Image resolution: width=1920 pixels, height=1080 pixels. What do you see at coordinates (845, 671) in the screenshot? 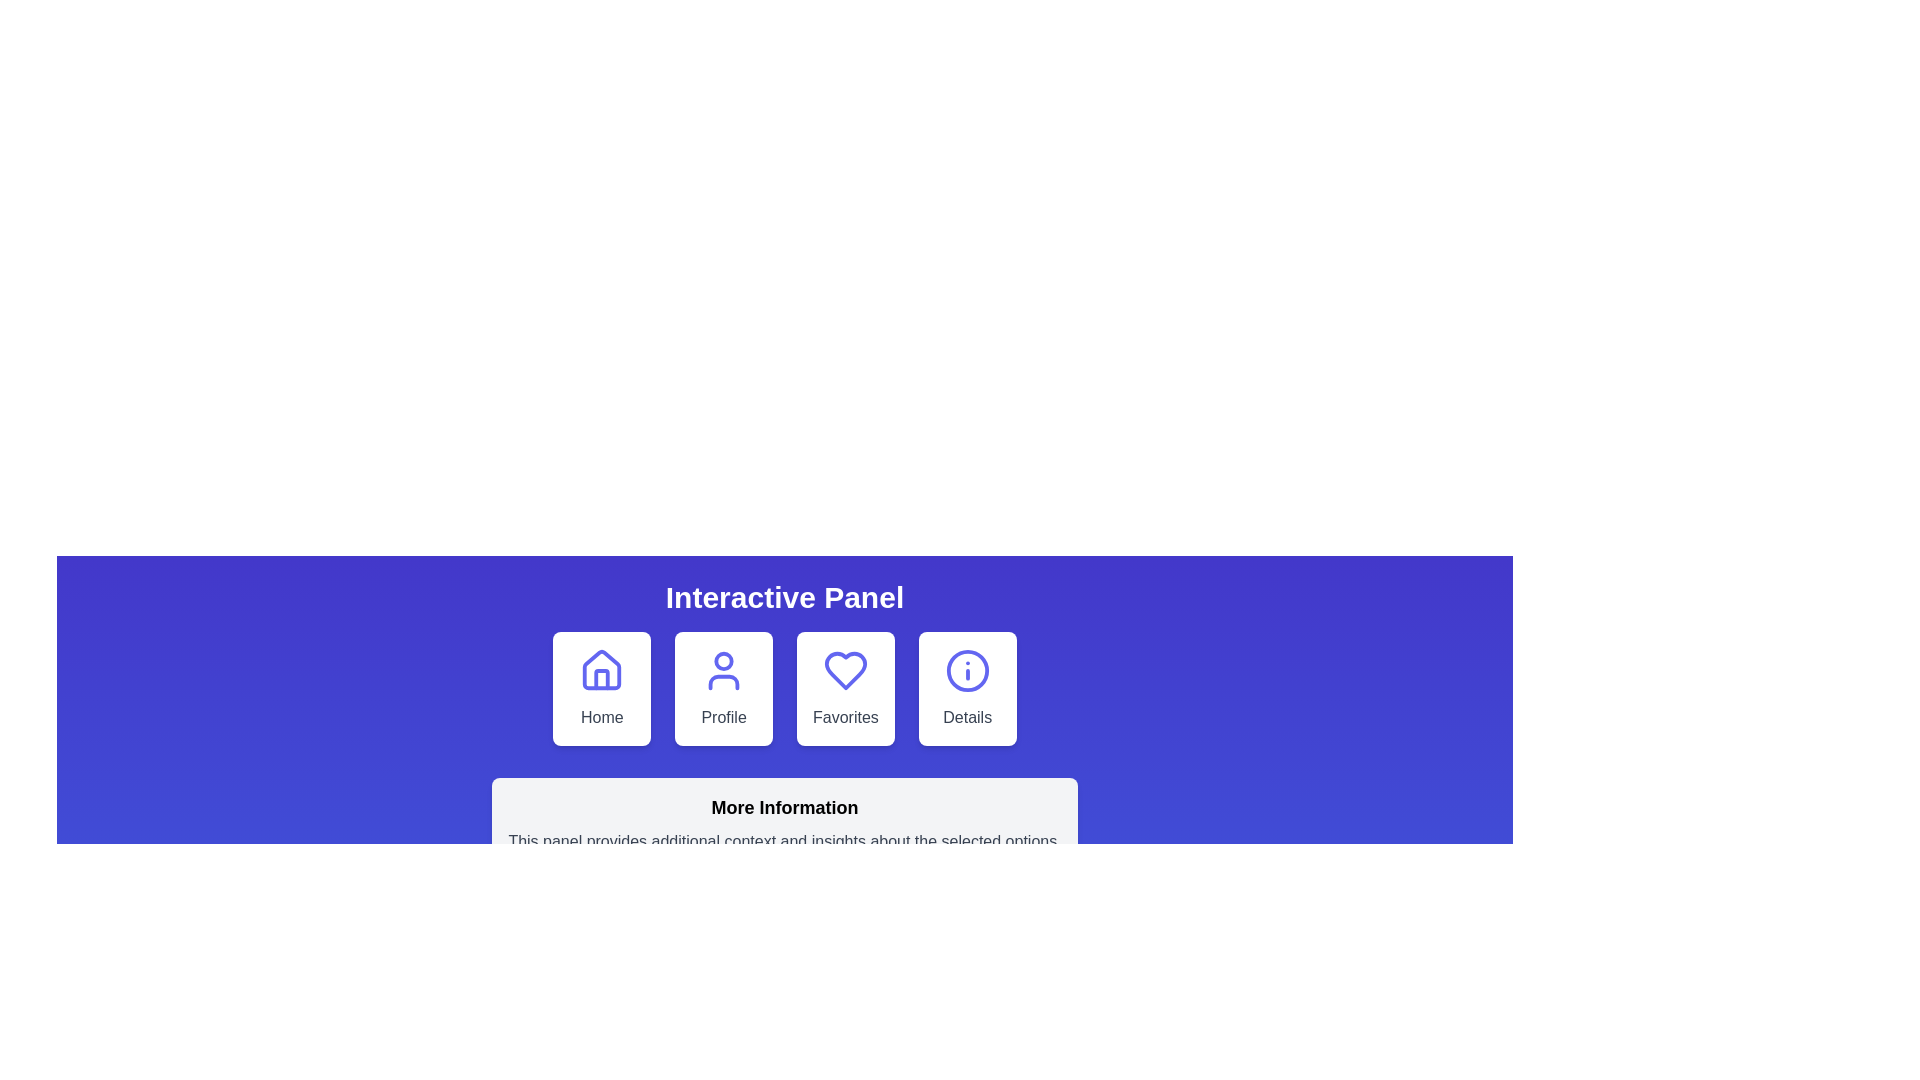
I see `the 'Favorites' heart icon, which is the third icon in a row of four, located centrally in the interactive panel section` at bounding box center [845, 671].